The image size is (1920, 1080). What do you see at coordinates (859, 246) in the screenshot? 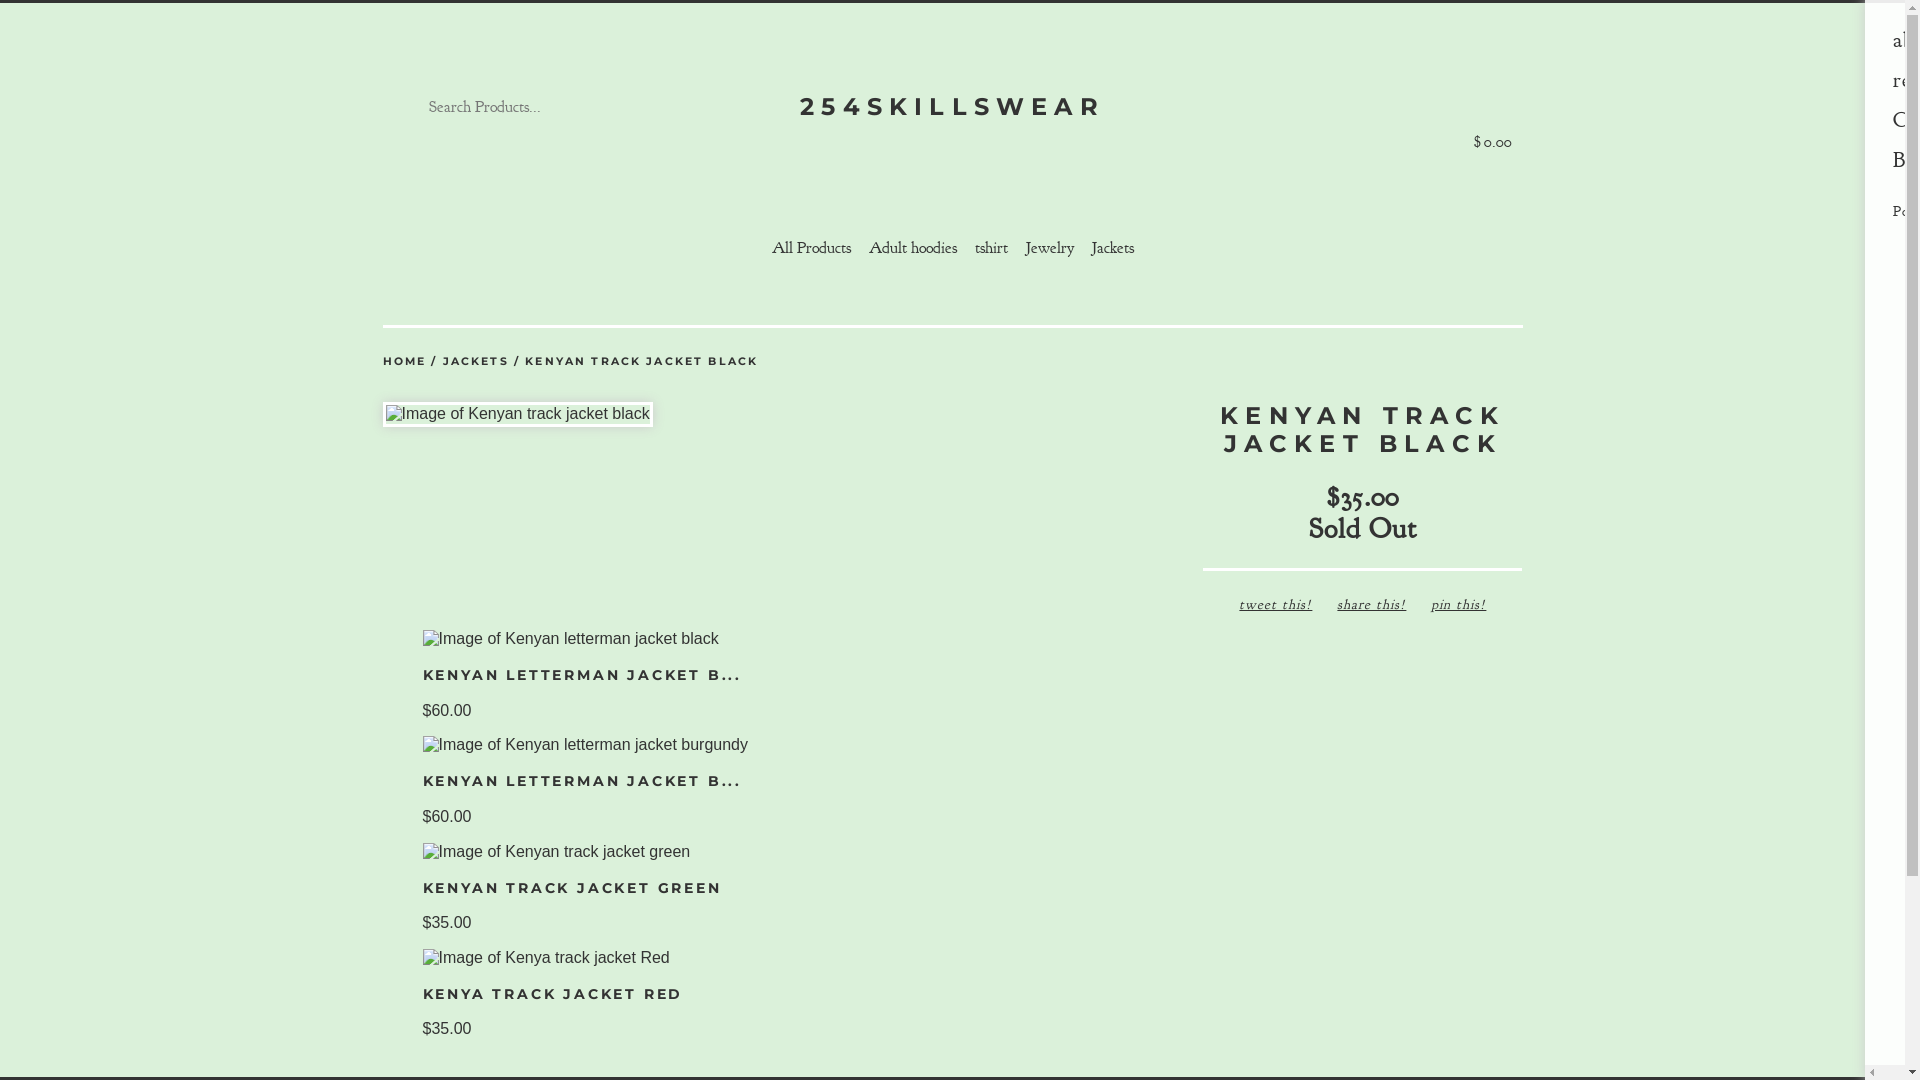
I see `'Adult hoodies'` at bounding box center [859, 246].